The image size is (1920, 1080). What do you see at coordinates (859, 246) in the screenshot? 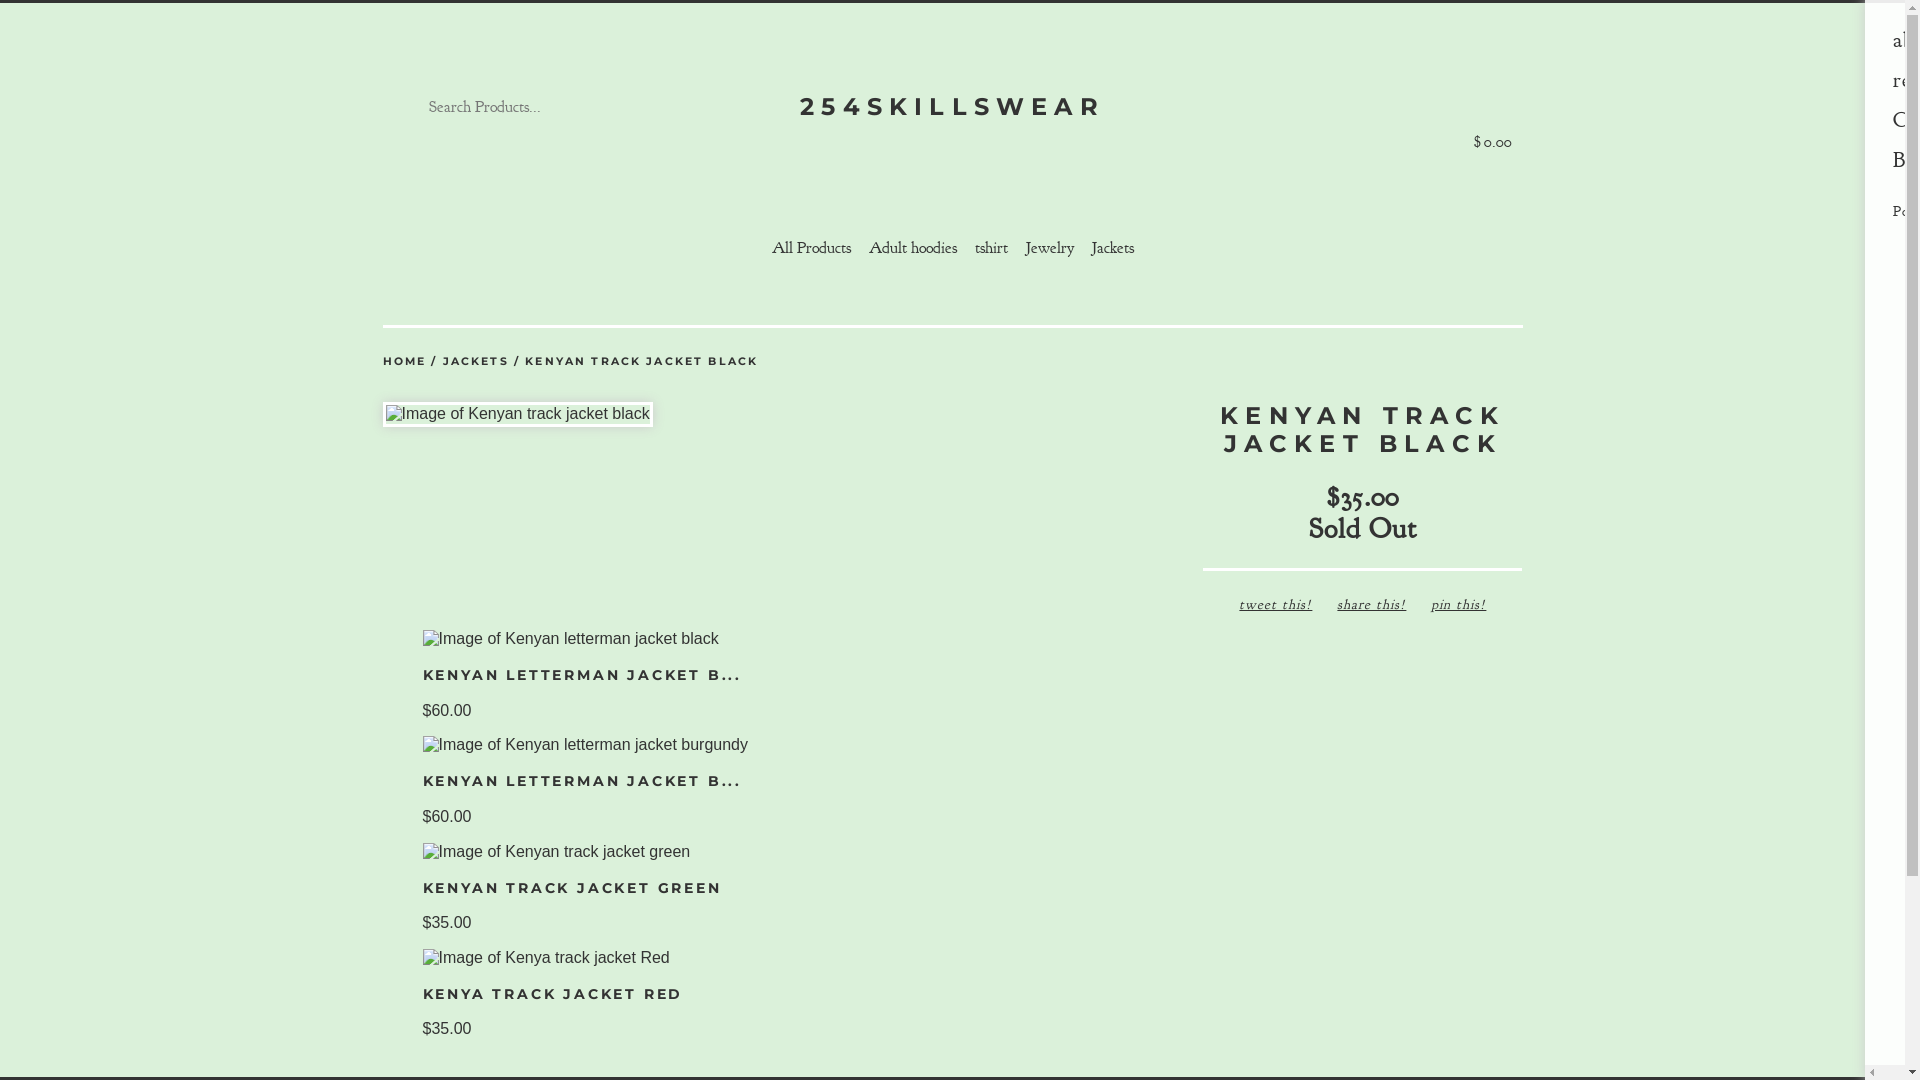
I see `'Adult hoodies'` at bounding box center [859, 246].